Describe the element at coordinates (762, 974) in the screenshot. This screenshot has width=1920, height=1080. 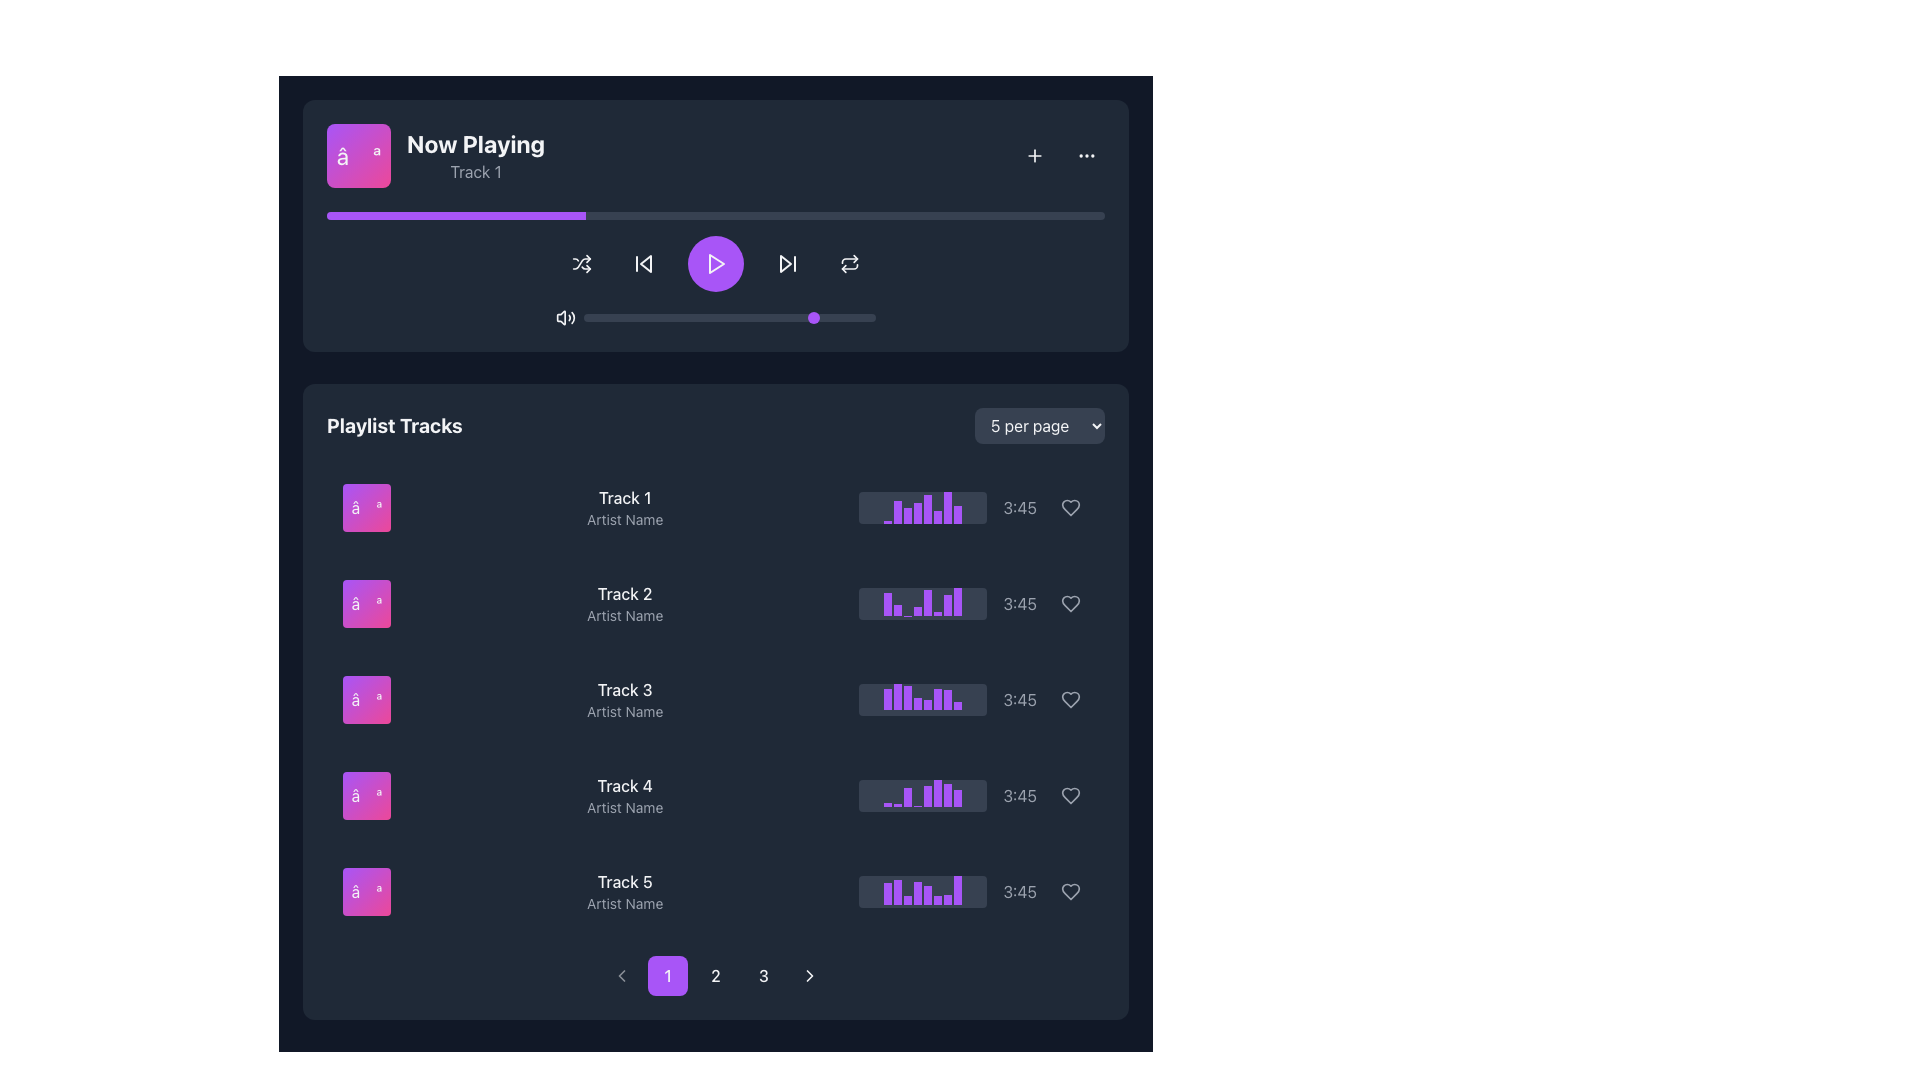
I see `the circular button with the number '3' in bold white text` at that location.